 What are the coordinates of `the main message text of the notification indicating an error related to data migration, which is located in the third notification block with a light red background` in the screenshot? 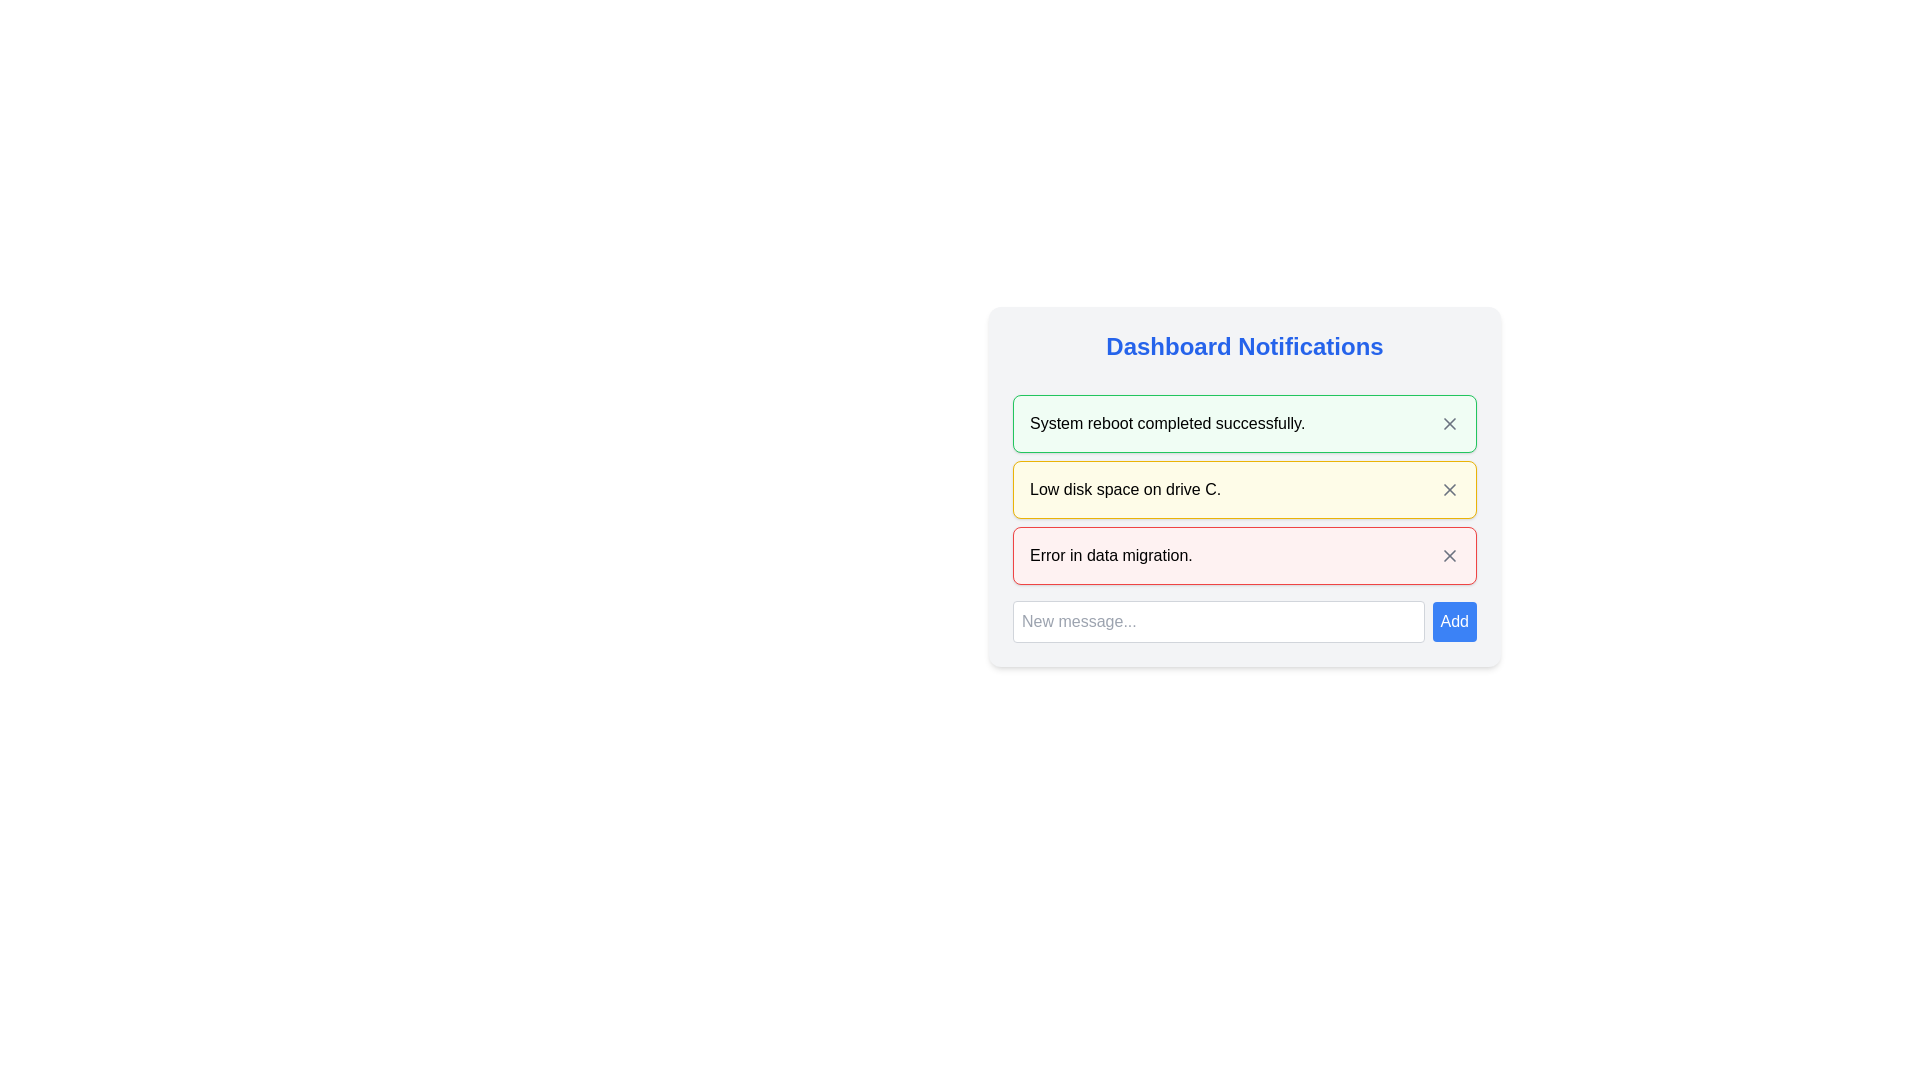 It's located at (1110, 555).